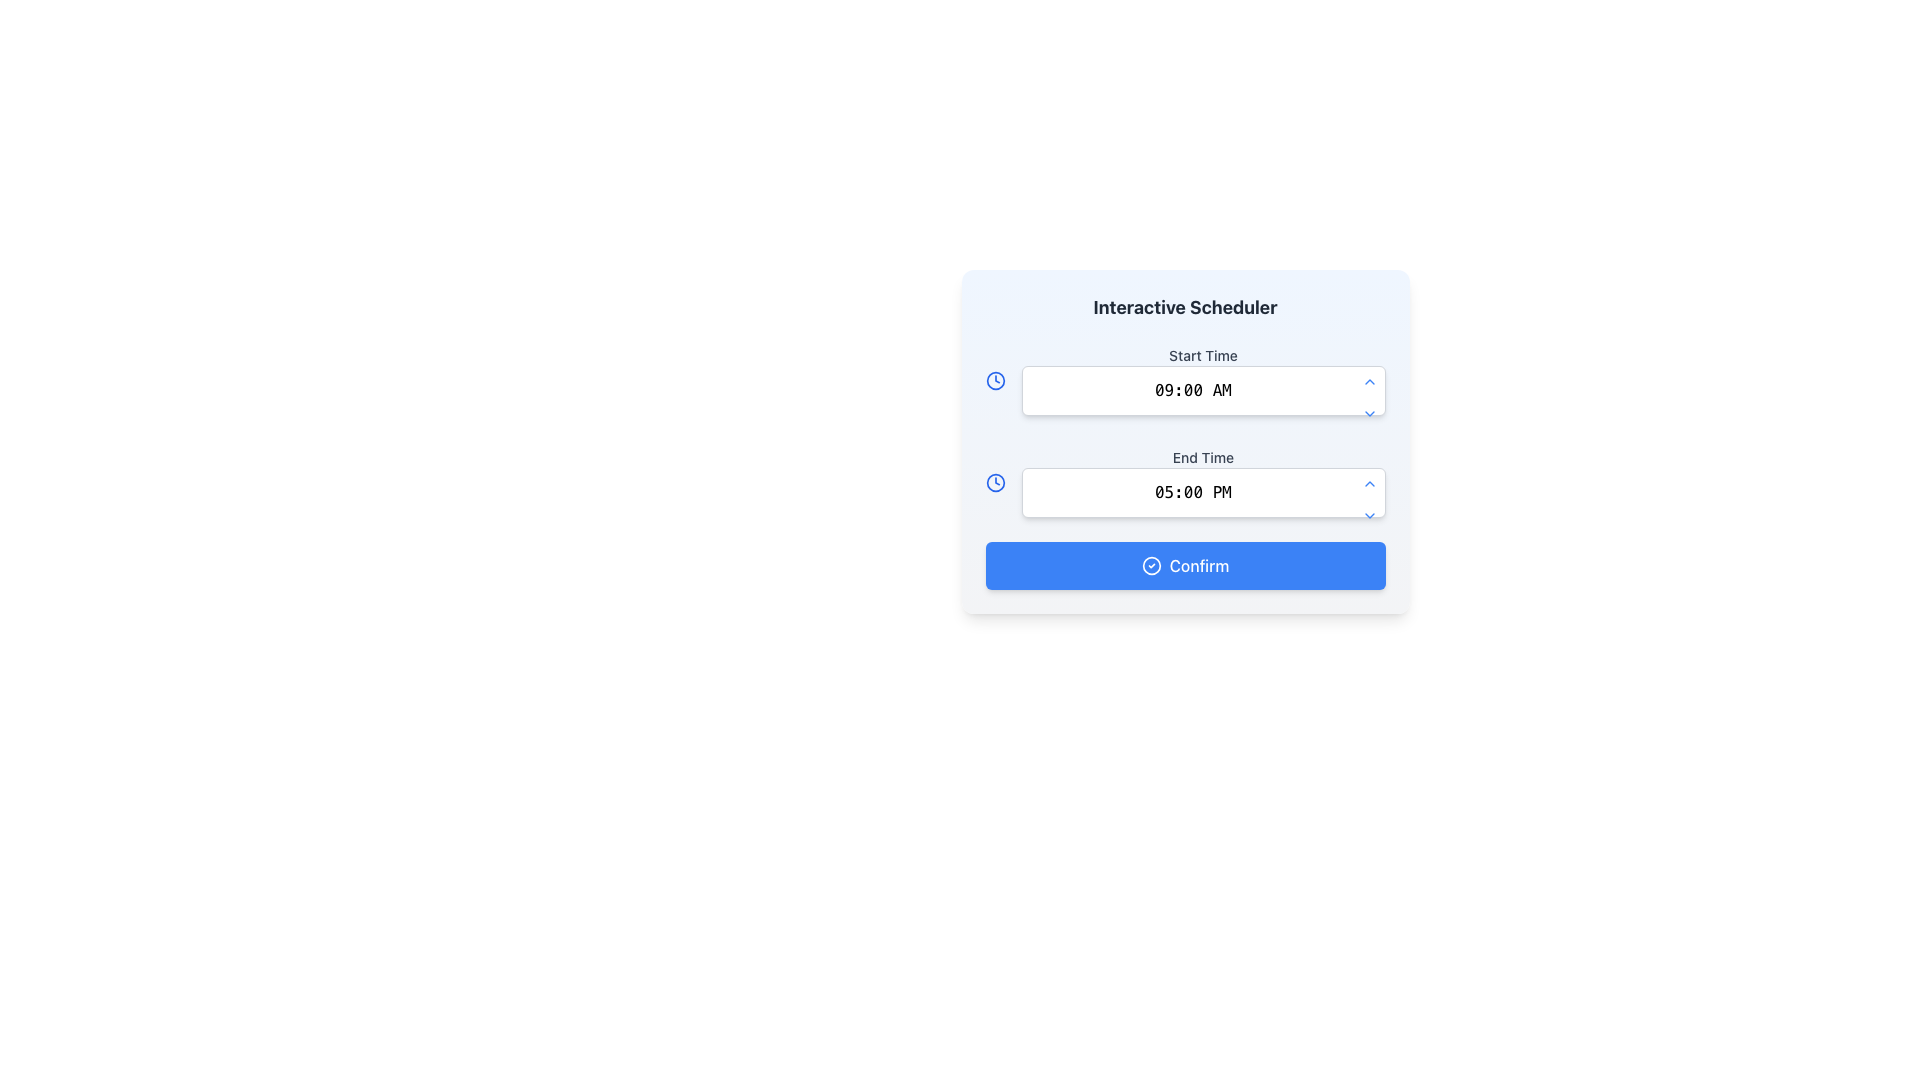 This screenshot has height=1080, width=1920. I want to click on the central element of the clock icon located on the left side of the 'End Time' field in the scheduler interface, so click(995, 482).